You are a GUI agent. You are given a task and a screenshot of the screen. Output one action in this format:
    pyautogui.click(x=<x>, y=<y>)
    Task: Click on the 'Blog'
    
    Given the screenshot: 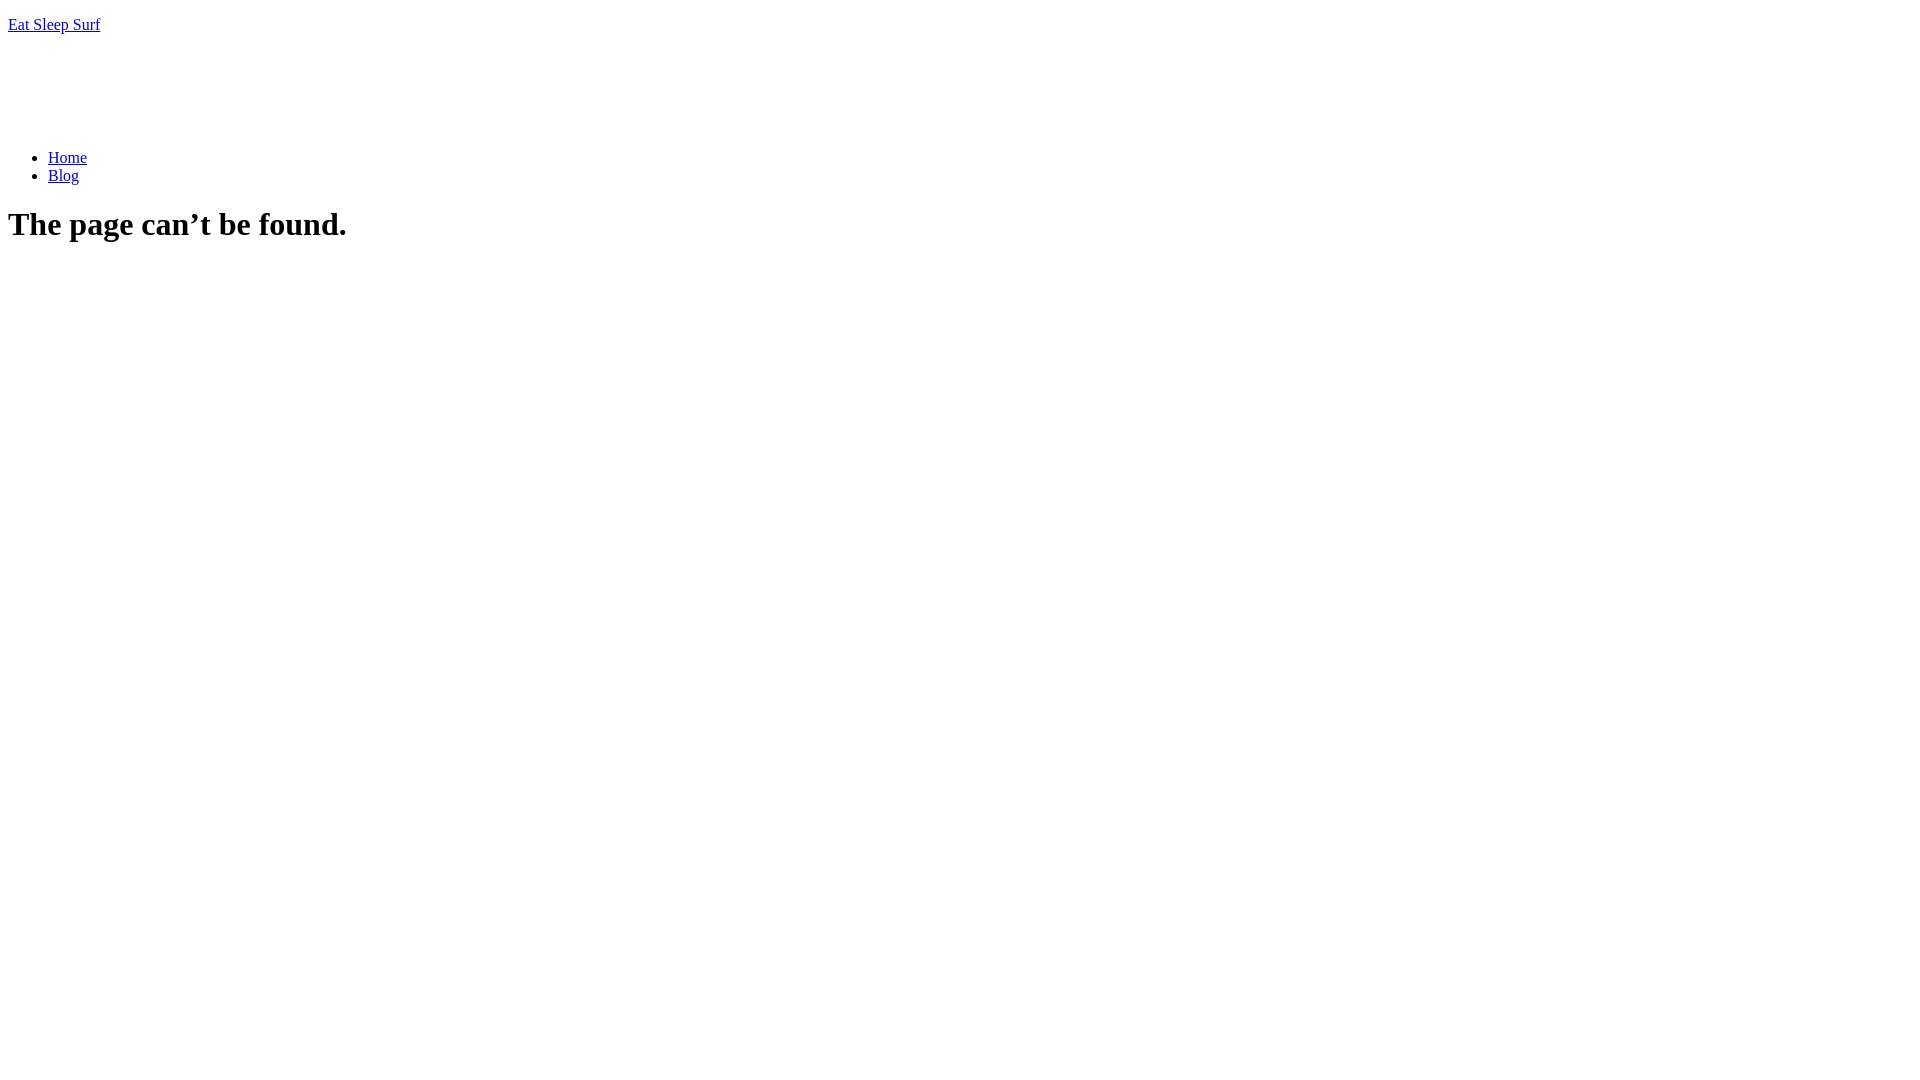 What is the action you would take?
    pyautogui.click(x=63, y=174)
    